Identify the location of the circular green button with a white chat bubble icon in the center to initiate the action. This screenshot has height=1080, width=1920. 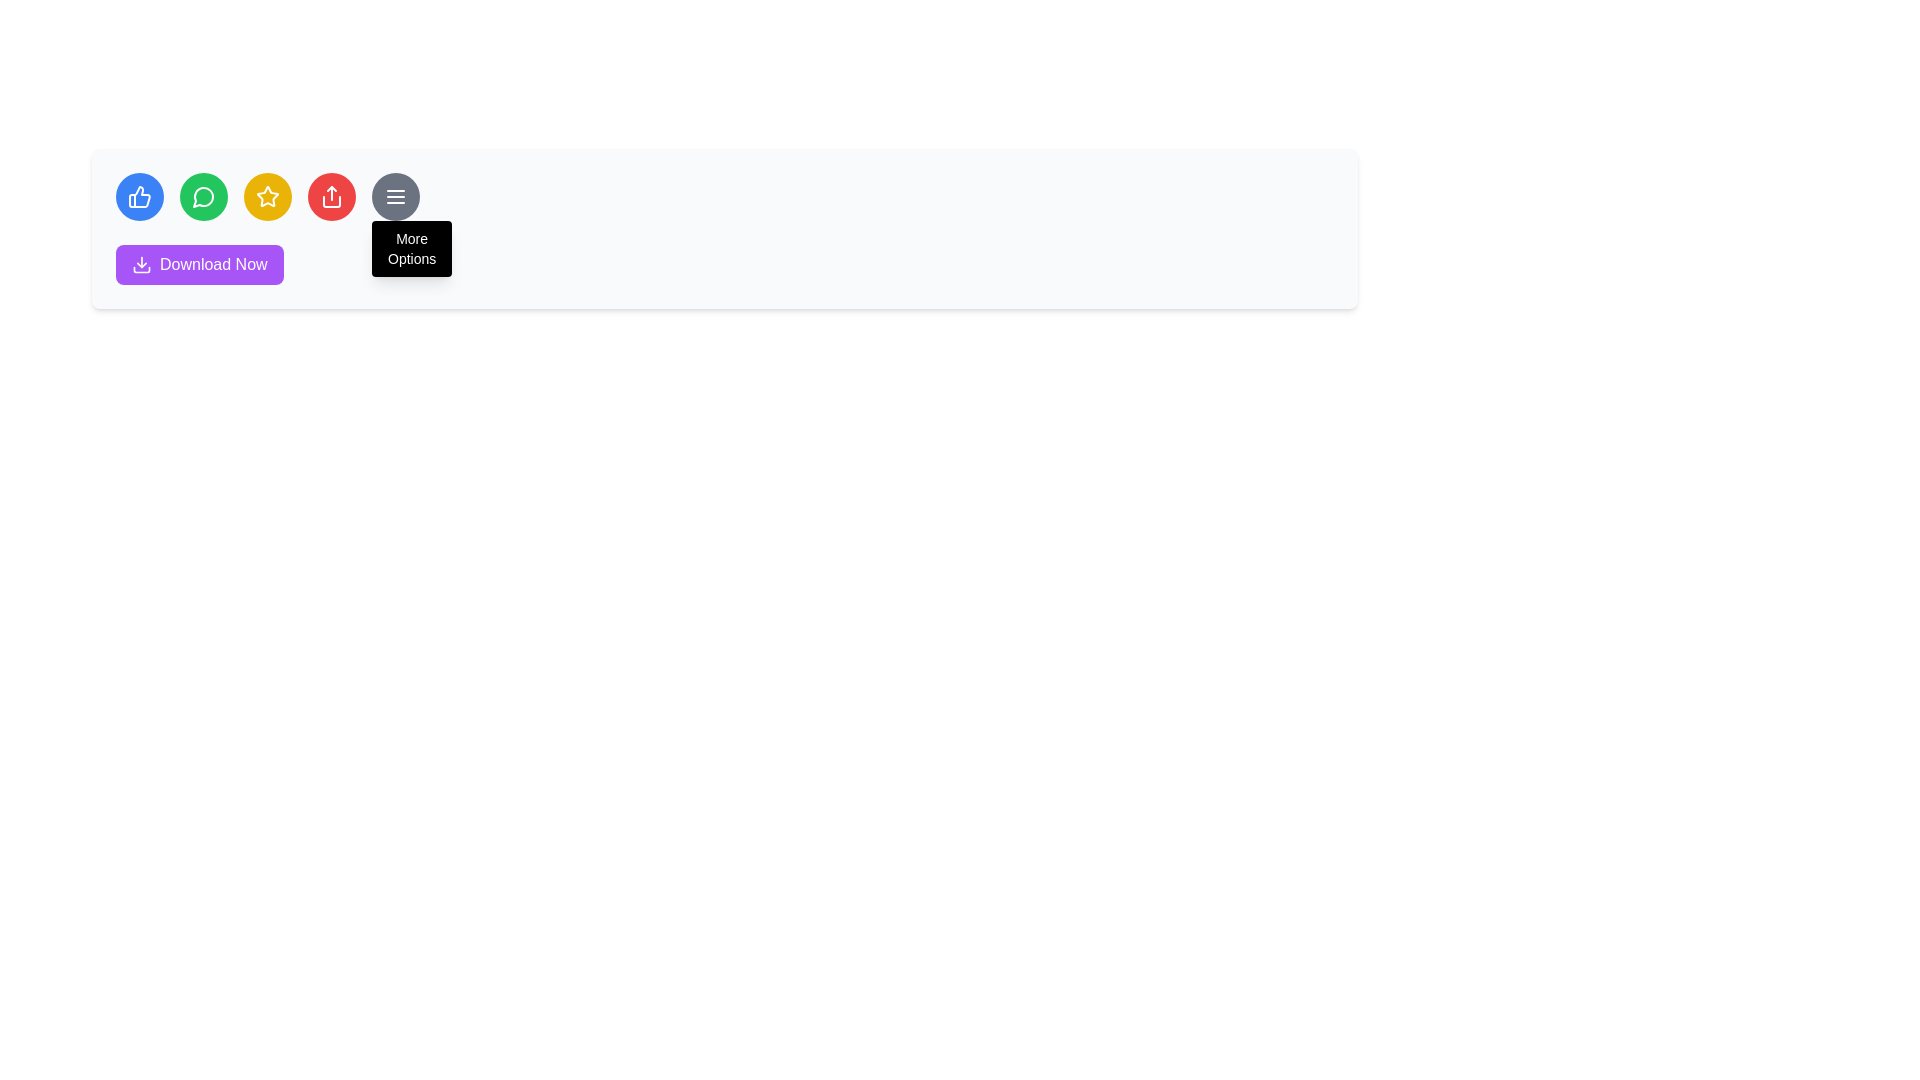
(203, 196).